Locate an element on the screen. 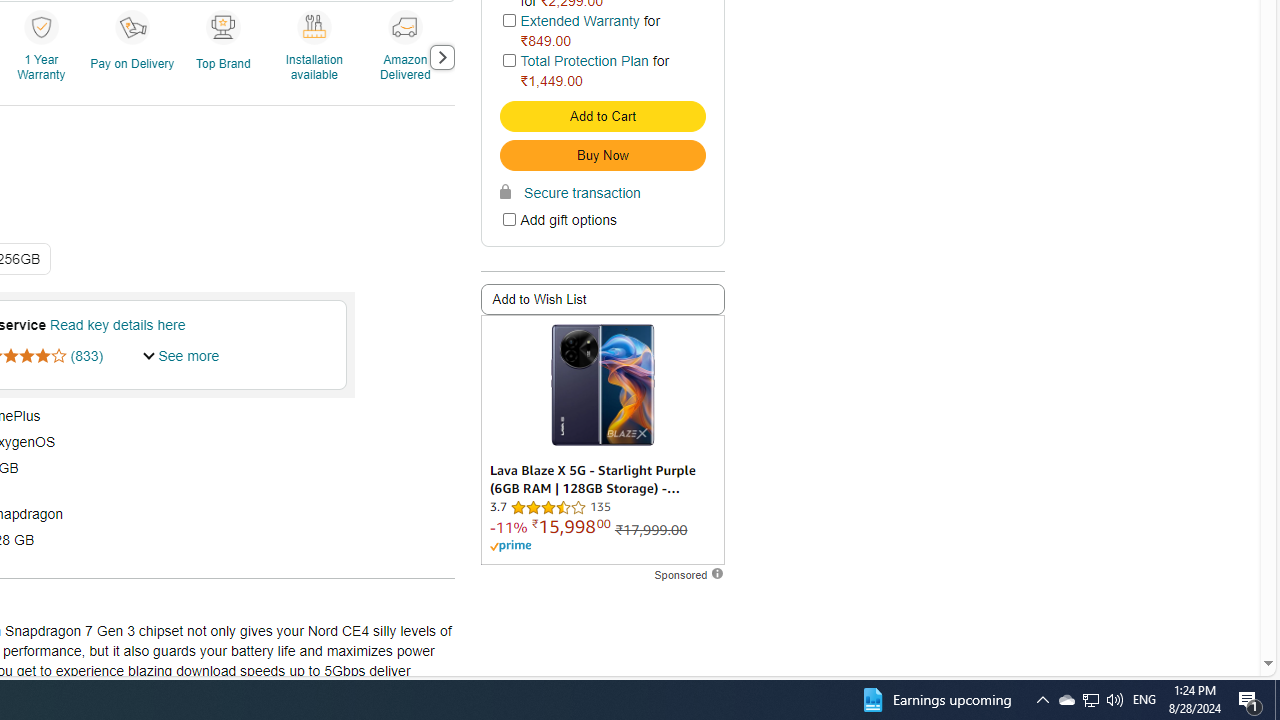  'Amazon Delivered' is located at coordinates (407, 55).